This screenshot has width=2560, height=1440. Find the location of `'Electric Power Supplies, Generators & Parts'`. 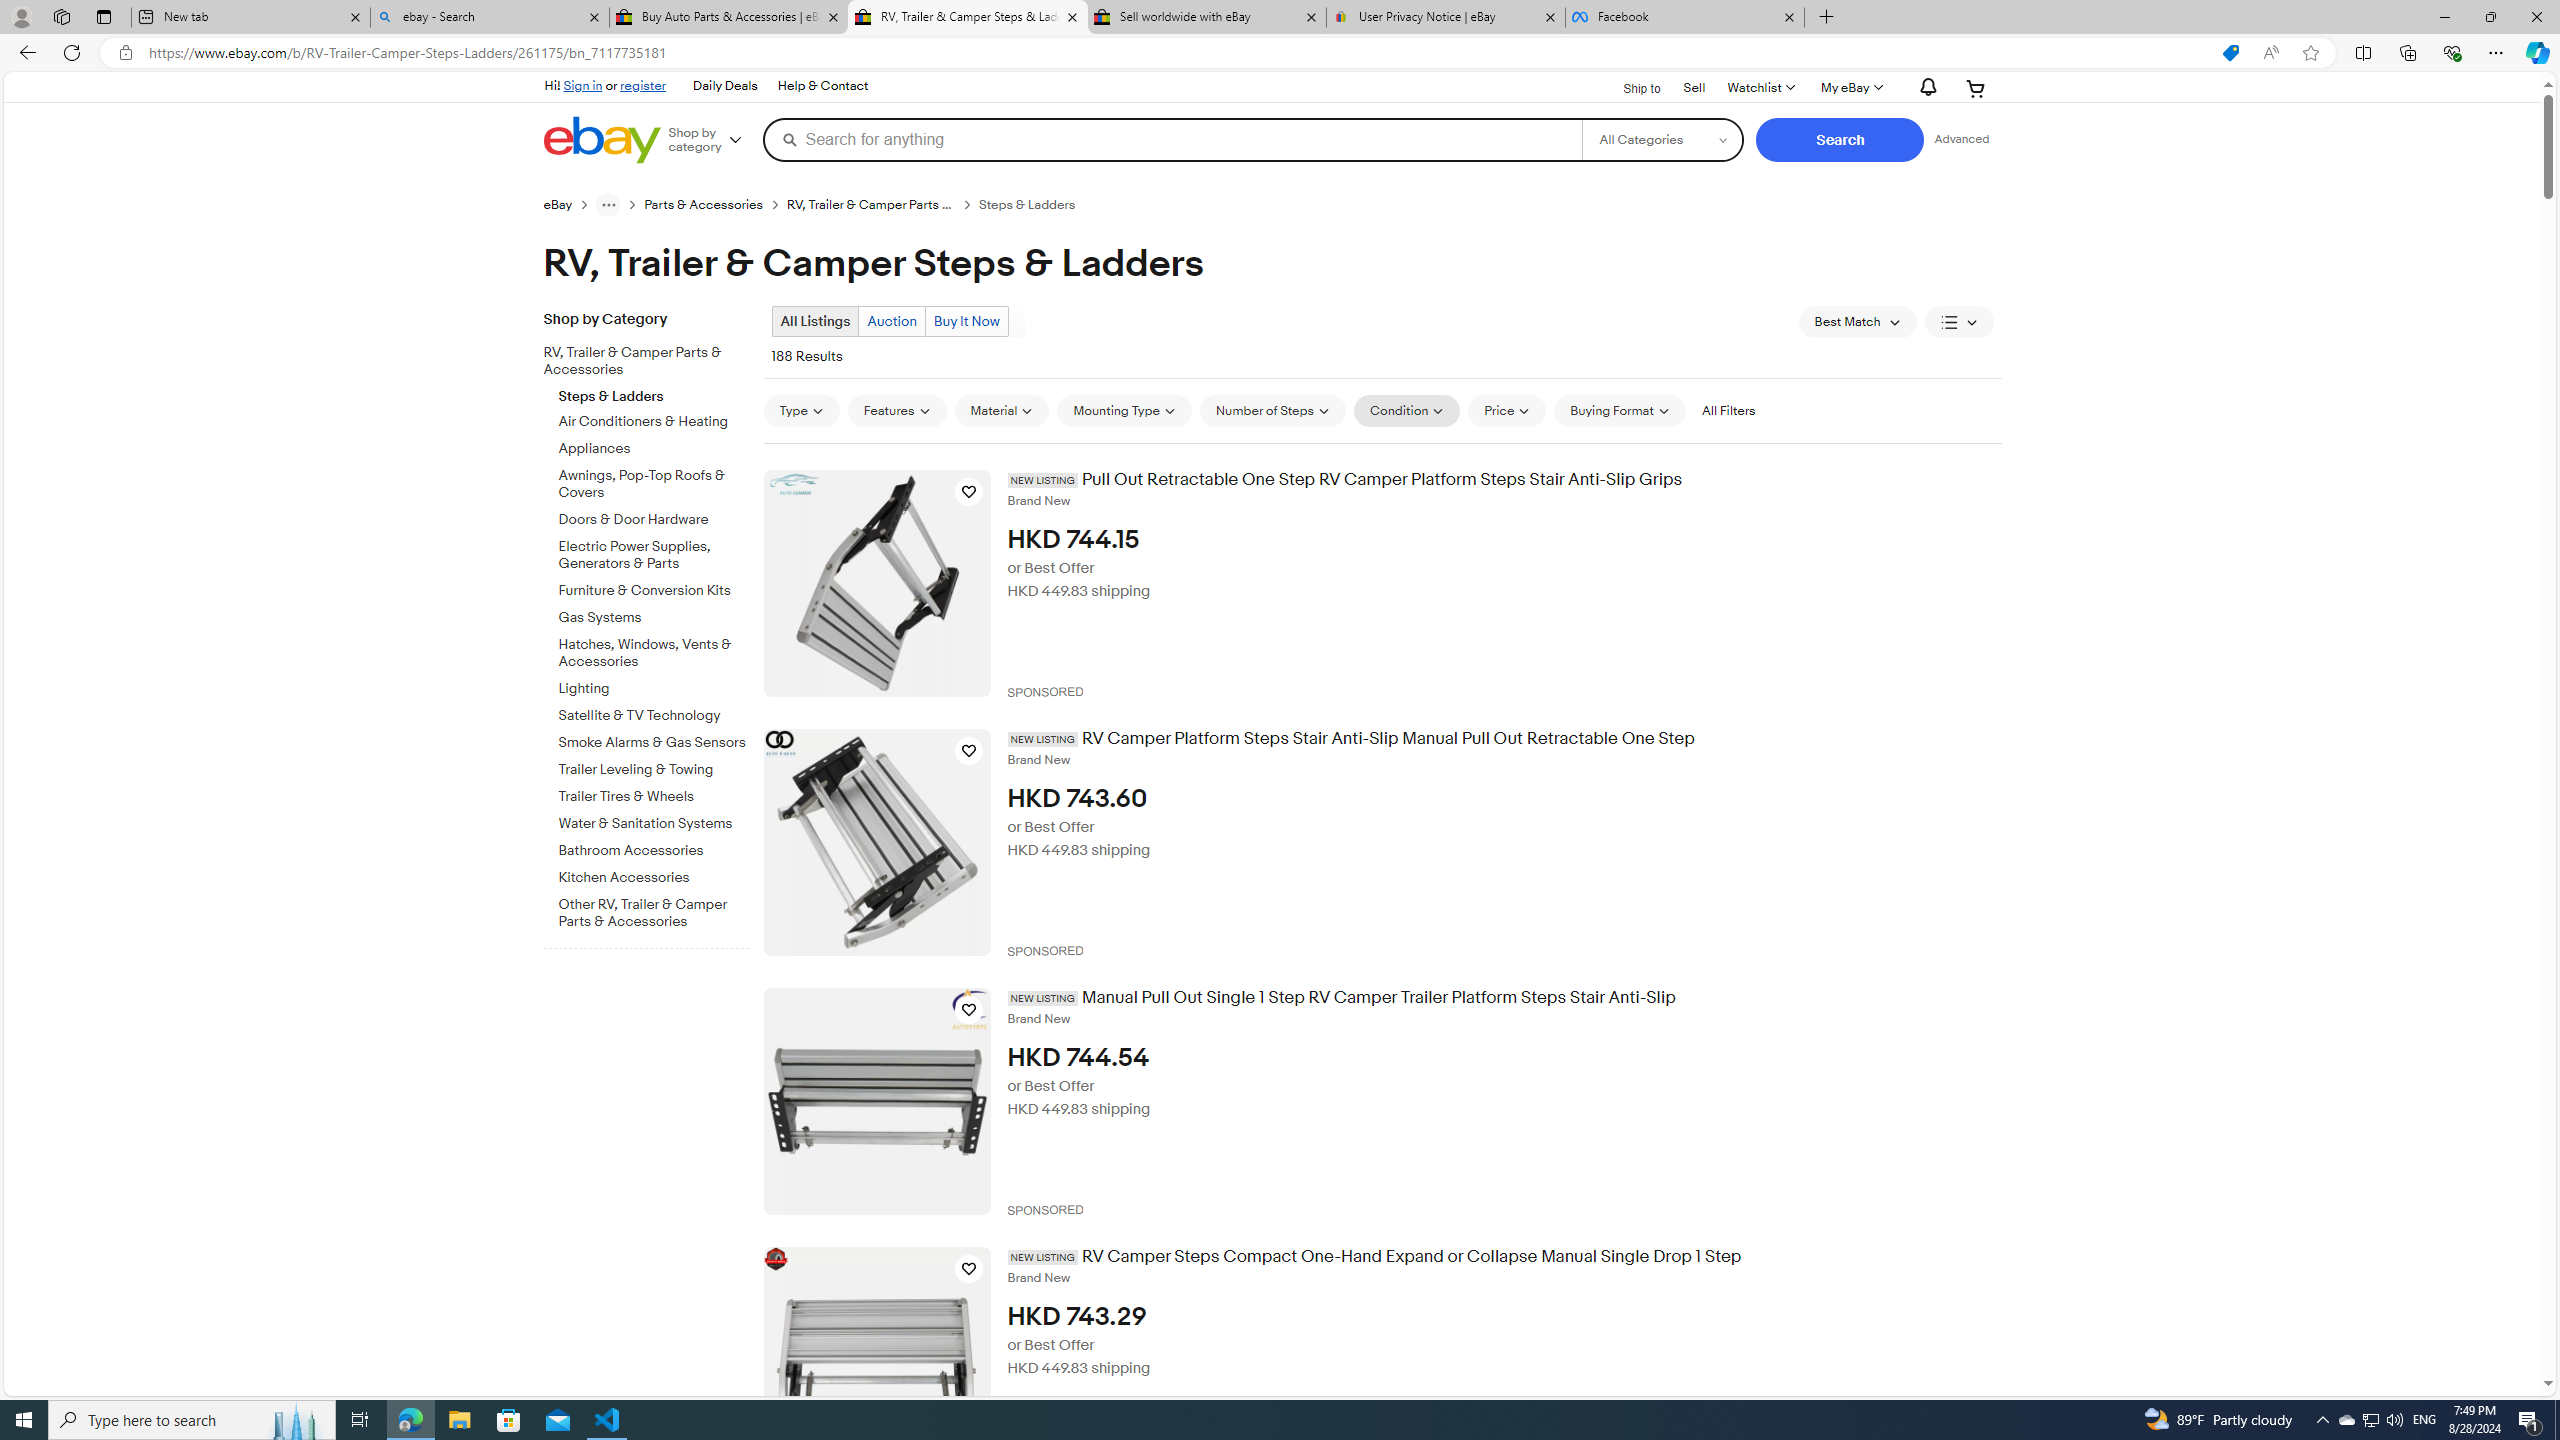

'Electric Power Supplies, Generators & Parts' is located at coordinates (653, 551).